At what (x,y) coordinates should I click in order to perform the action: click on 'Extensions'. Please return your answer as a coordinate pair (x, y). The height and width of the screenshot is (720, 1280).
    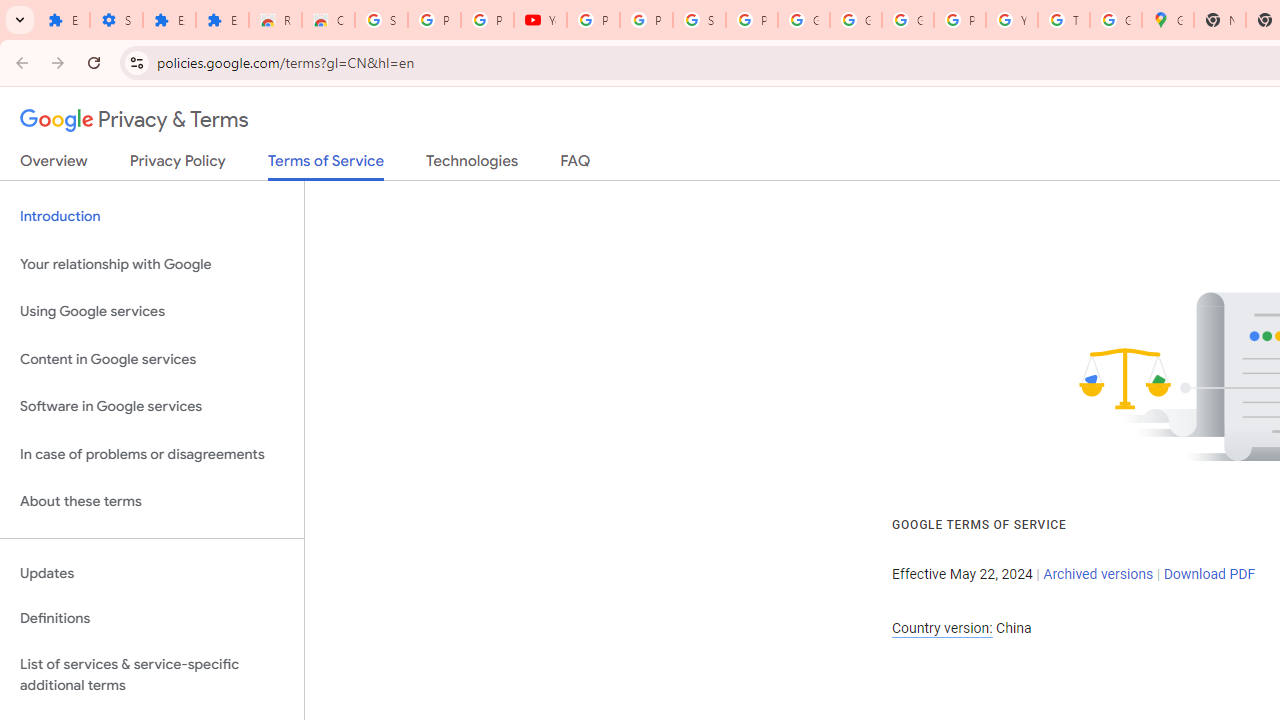
    Looking at the image, I should click on (63, 20).